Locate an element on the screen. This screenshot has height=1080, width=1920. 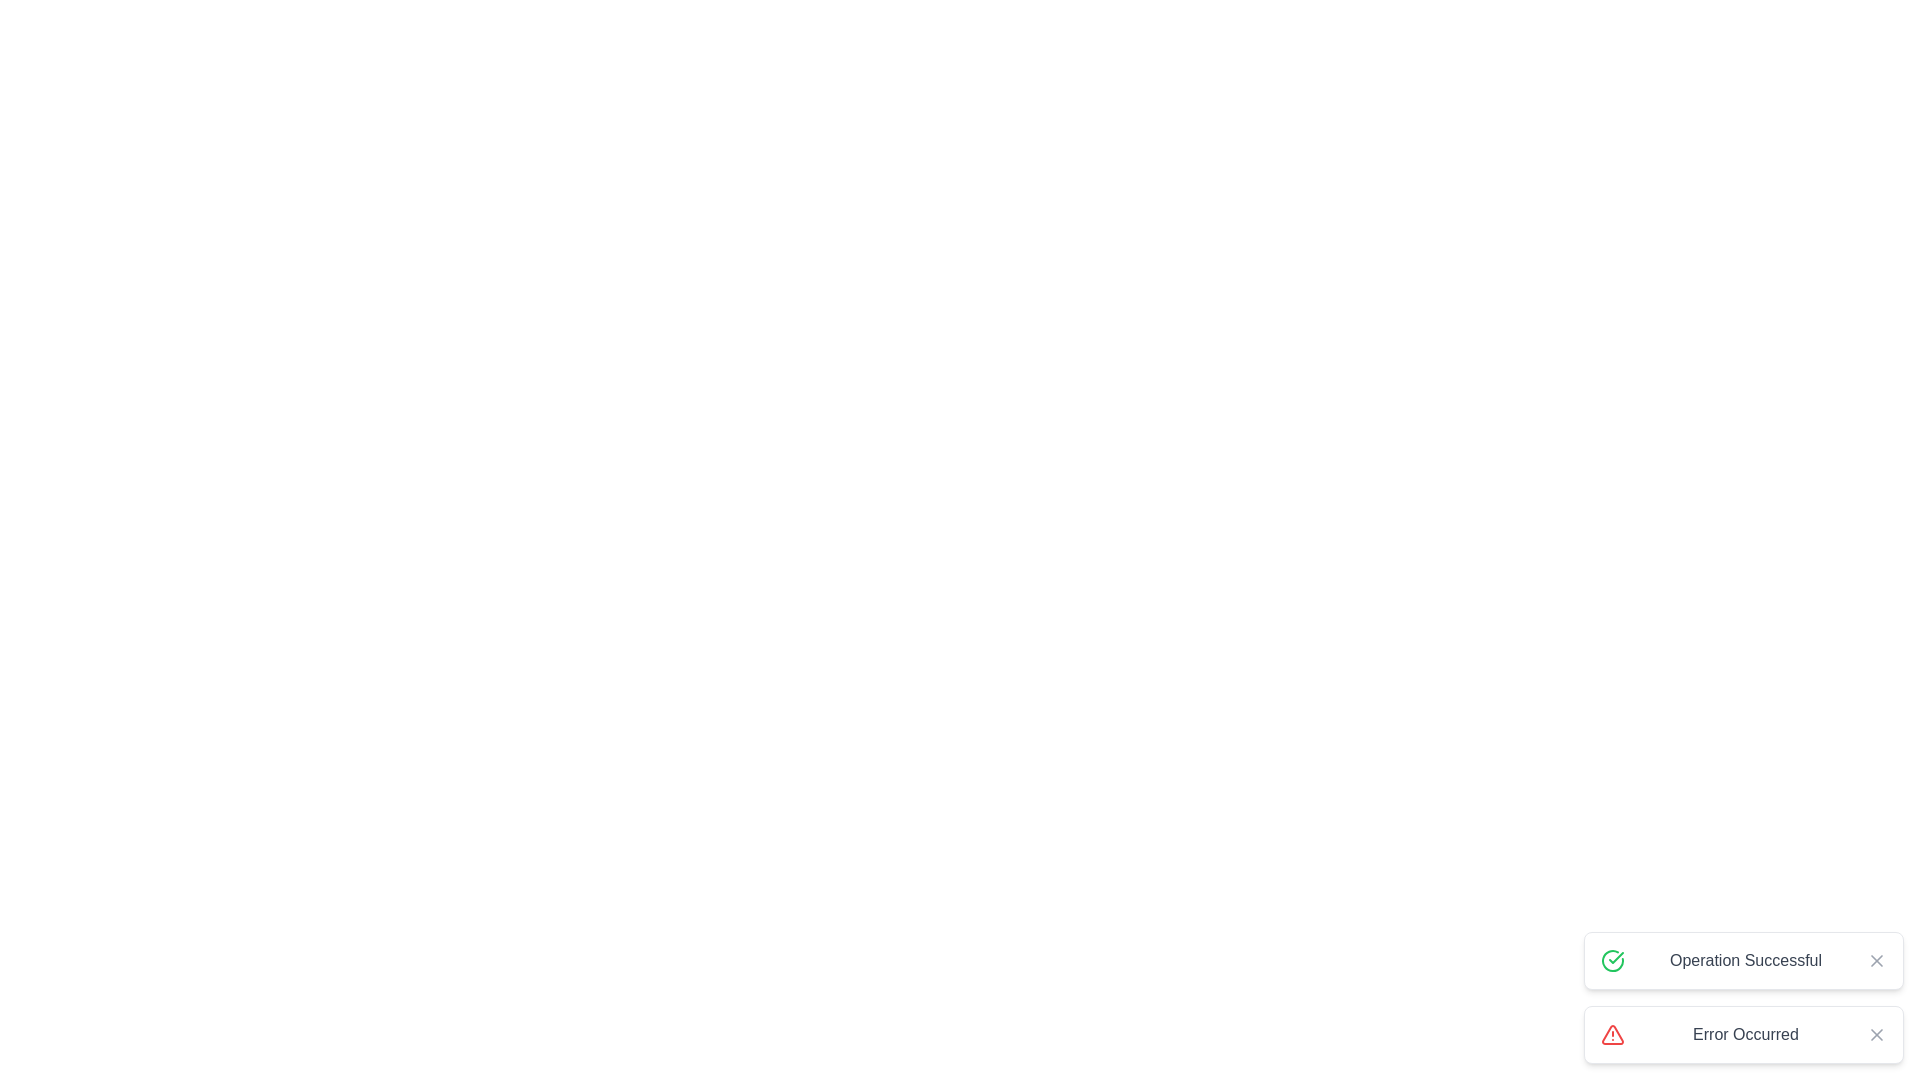
the close button located in the top-right corner of the notification box that shows 'Operation Successful' is located at coordinates (1875, 959).